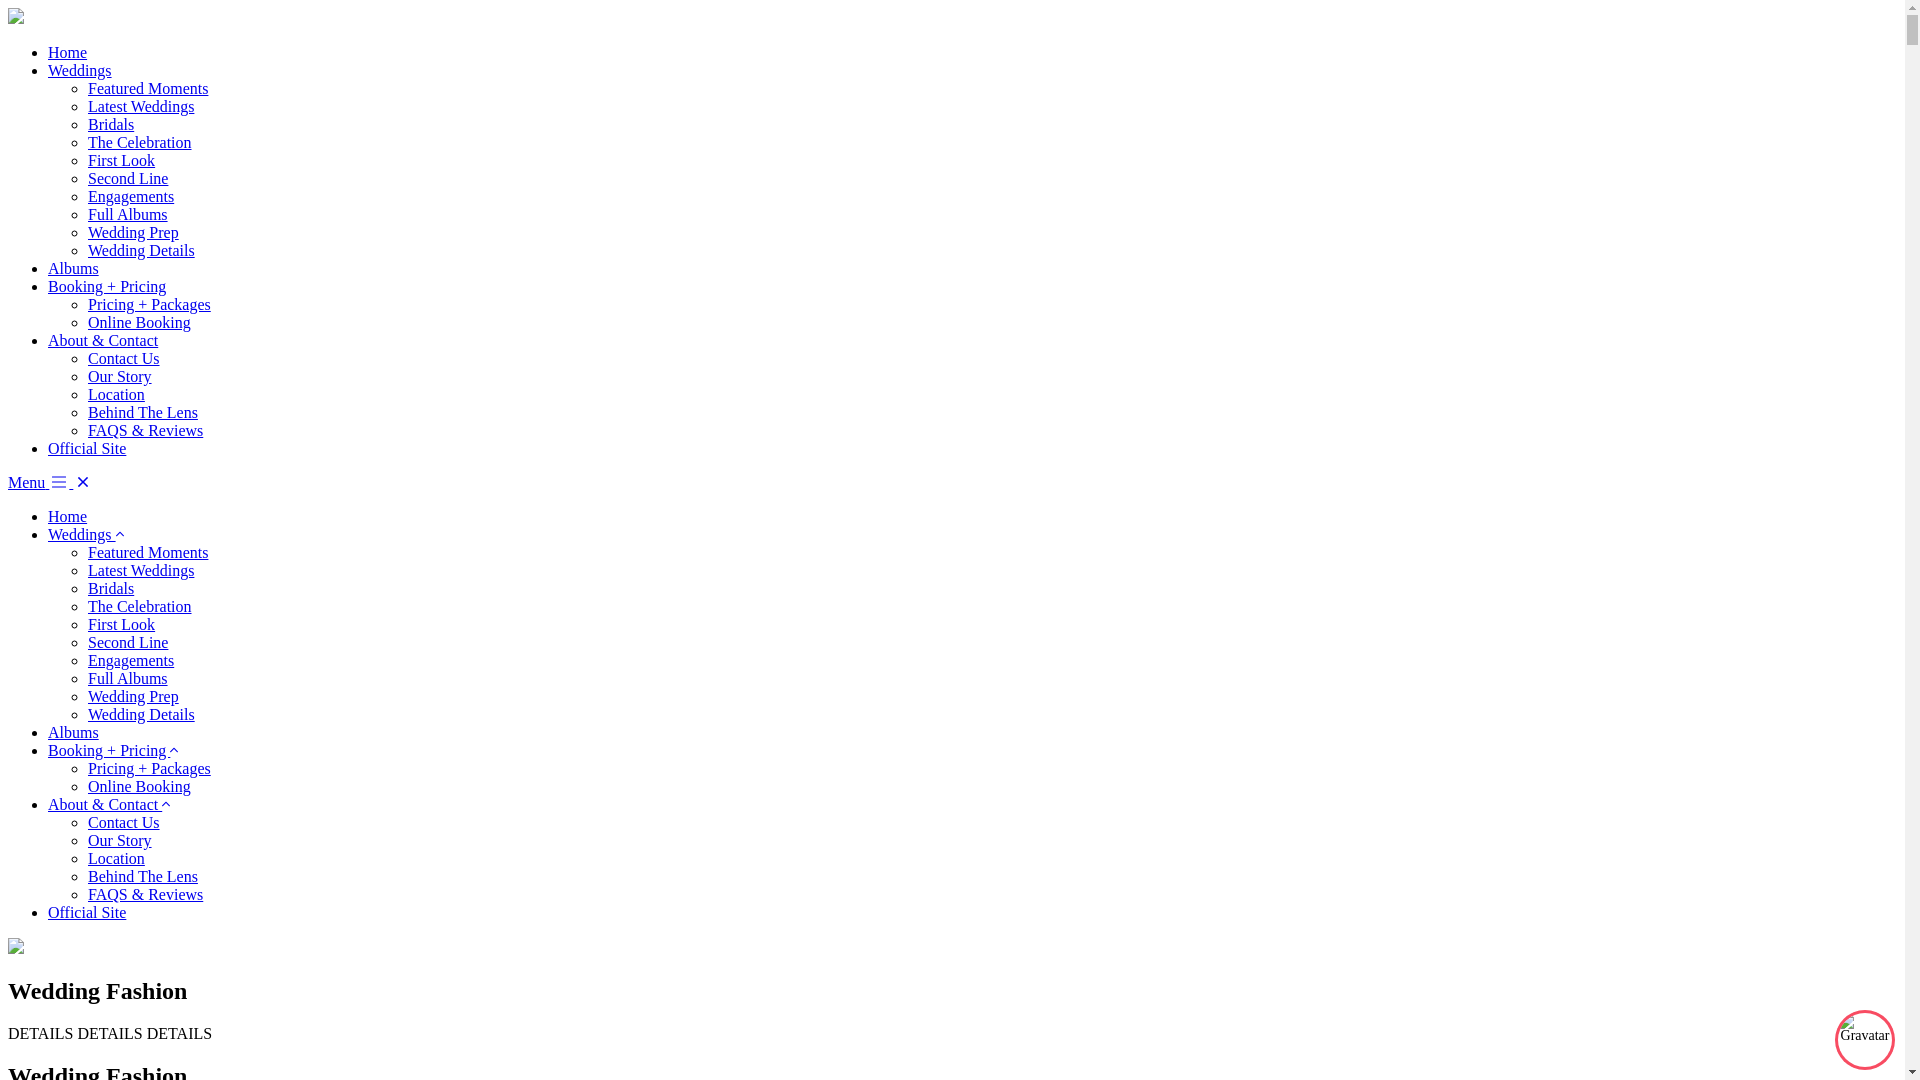  Describe the element at coordinates (132, 231) in the screenshot. I see `'Wedding Prep'` at that location.